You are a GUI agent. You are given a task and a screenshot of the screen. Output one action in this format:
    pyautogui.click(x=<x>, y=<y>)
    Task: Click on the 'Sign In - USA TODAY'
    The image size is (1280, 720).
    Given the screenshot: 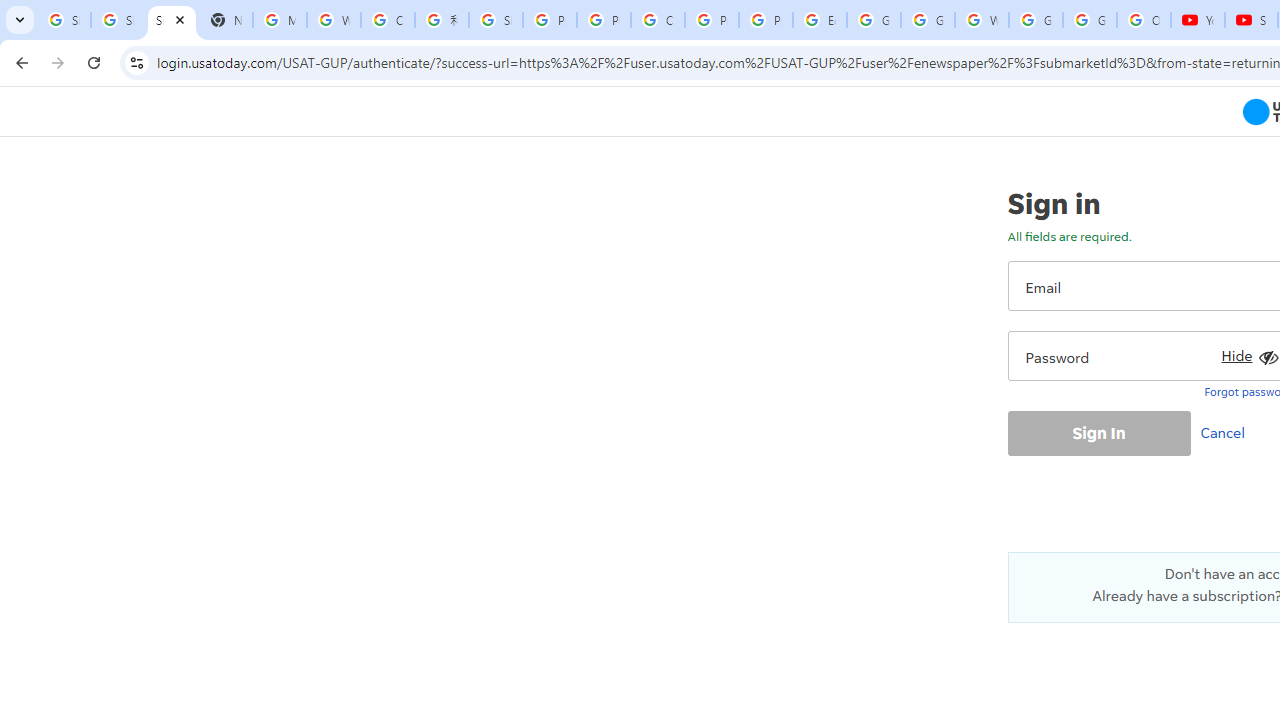 What is the action you would take?
    pyautogui.click(x=171, y=20)
    